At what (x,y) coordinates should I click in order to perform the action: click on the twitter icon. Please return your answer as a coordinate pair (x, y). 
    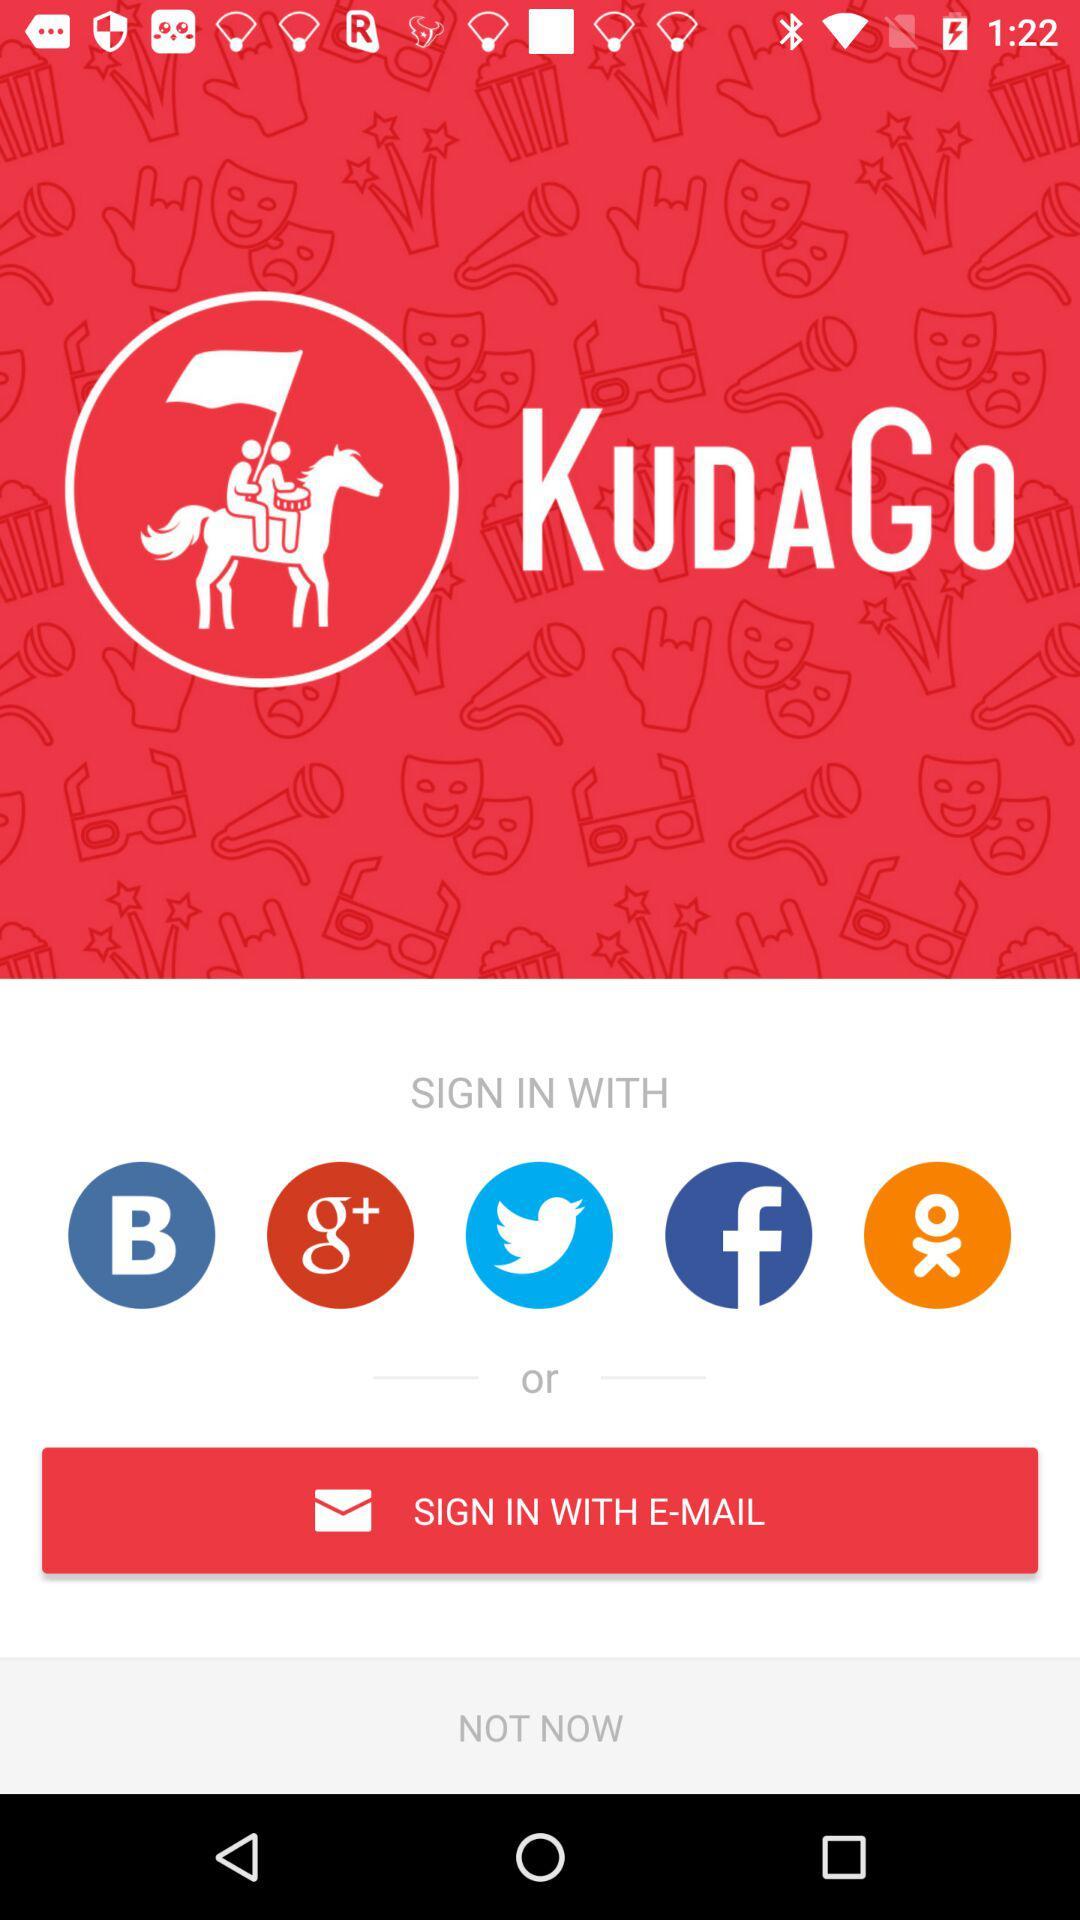
    Looking at the image, I should click on (538, 1234).